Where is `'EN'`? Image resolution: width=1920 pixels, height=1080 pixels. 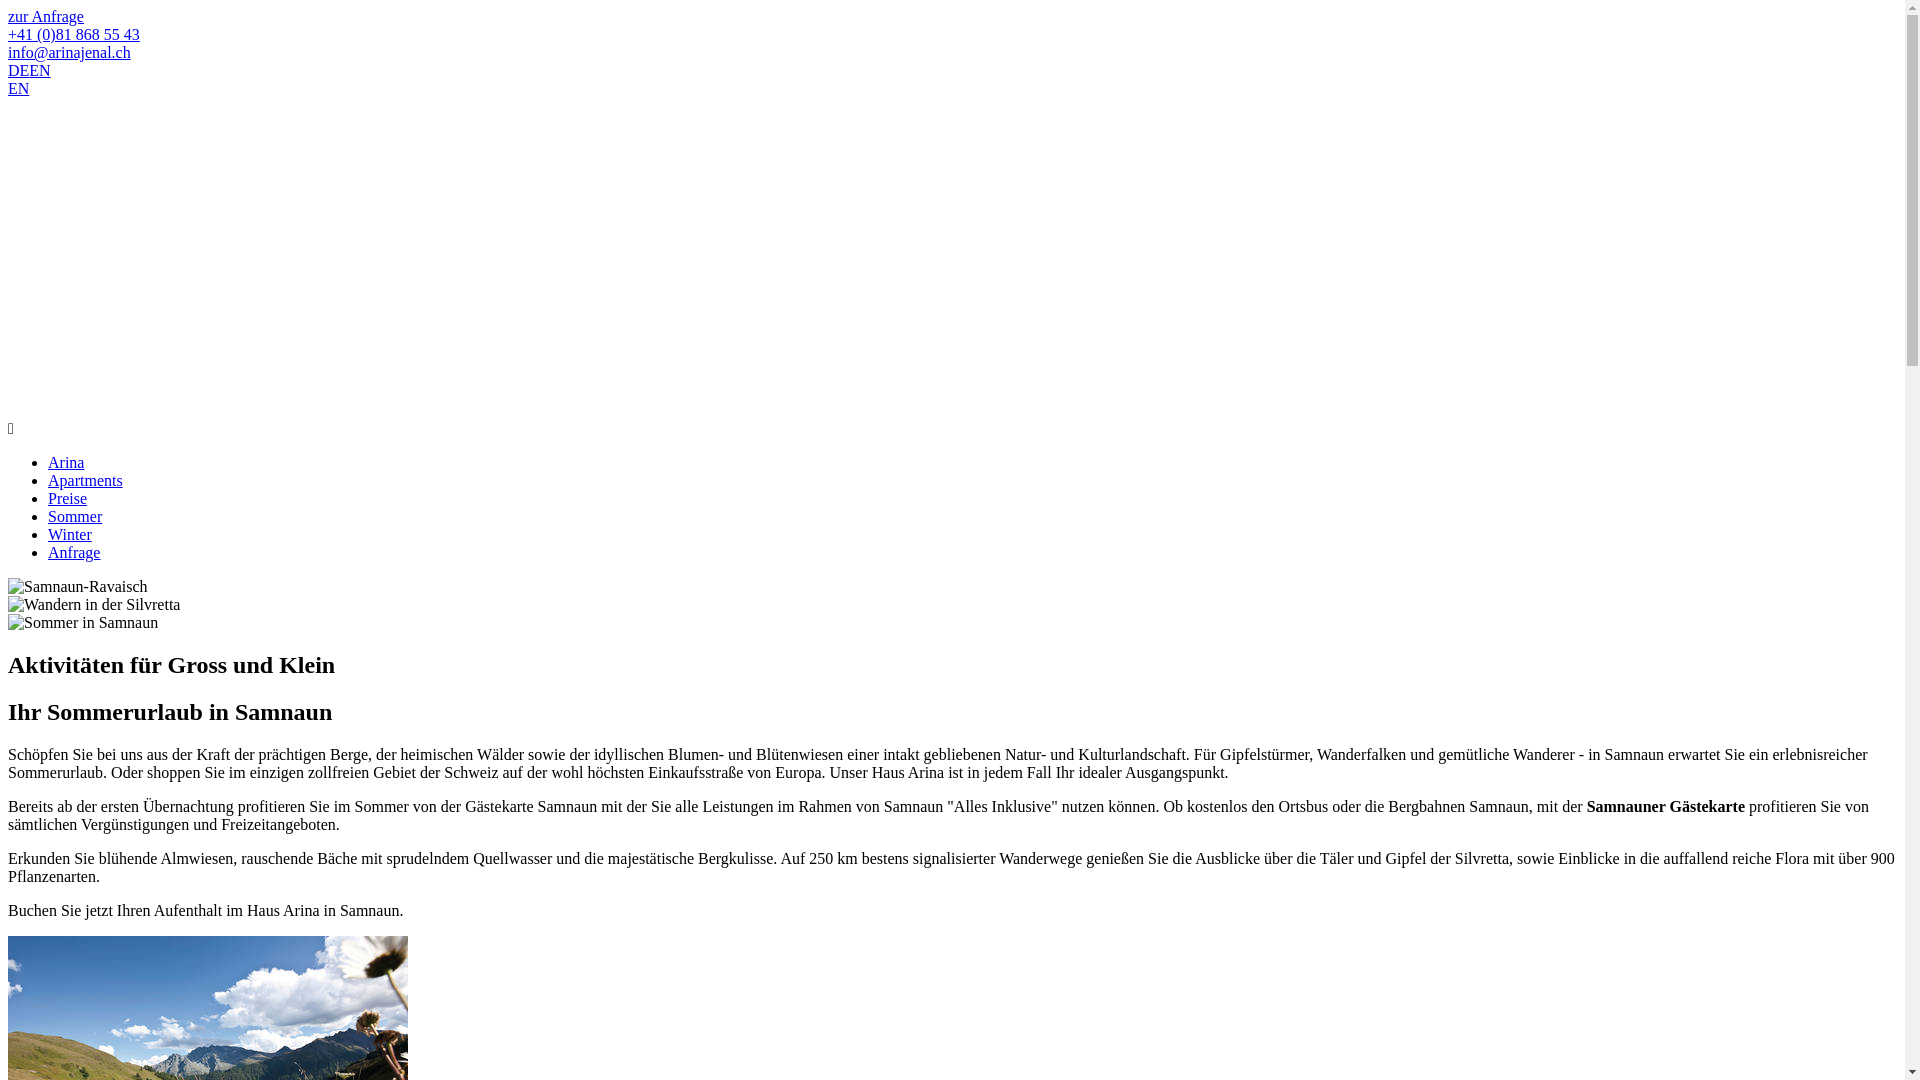 'EN' is located at coordinates (18, 87).